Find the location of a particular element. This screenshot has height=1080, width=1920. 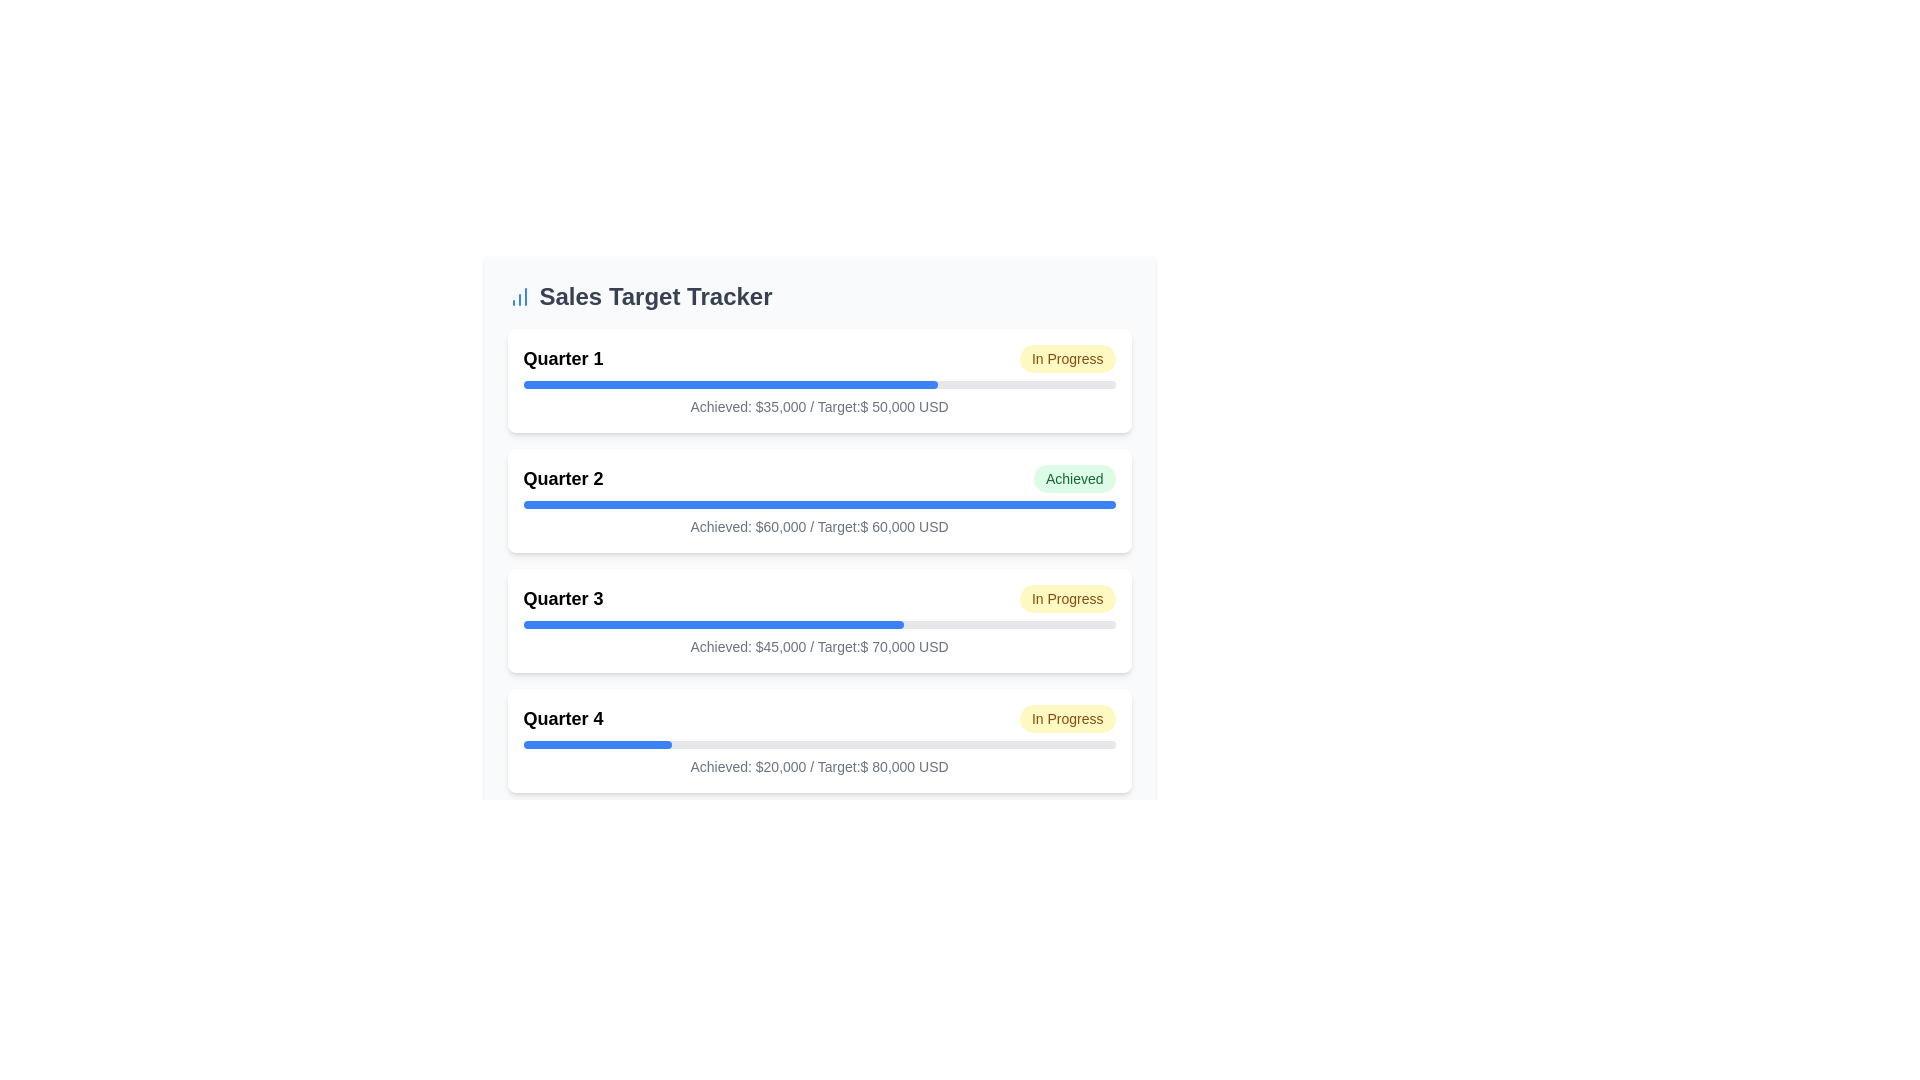

the progress bar in the 'Quarter 3' section of the 'Sales Target Tracker' dashboard to visually represent the proportion of the target sales achieved relative to the overall target for Quarter 3 is located at coordinates (819, 623).